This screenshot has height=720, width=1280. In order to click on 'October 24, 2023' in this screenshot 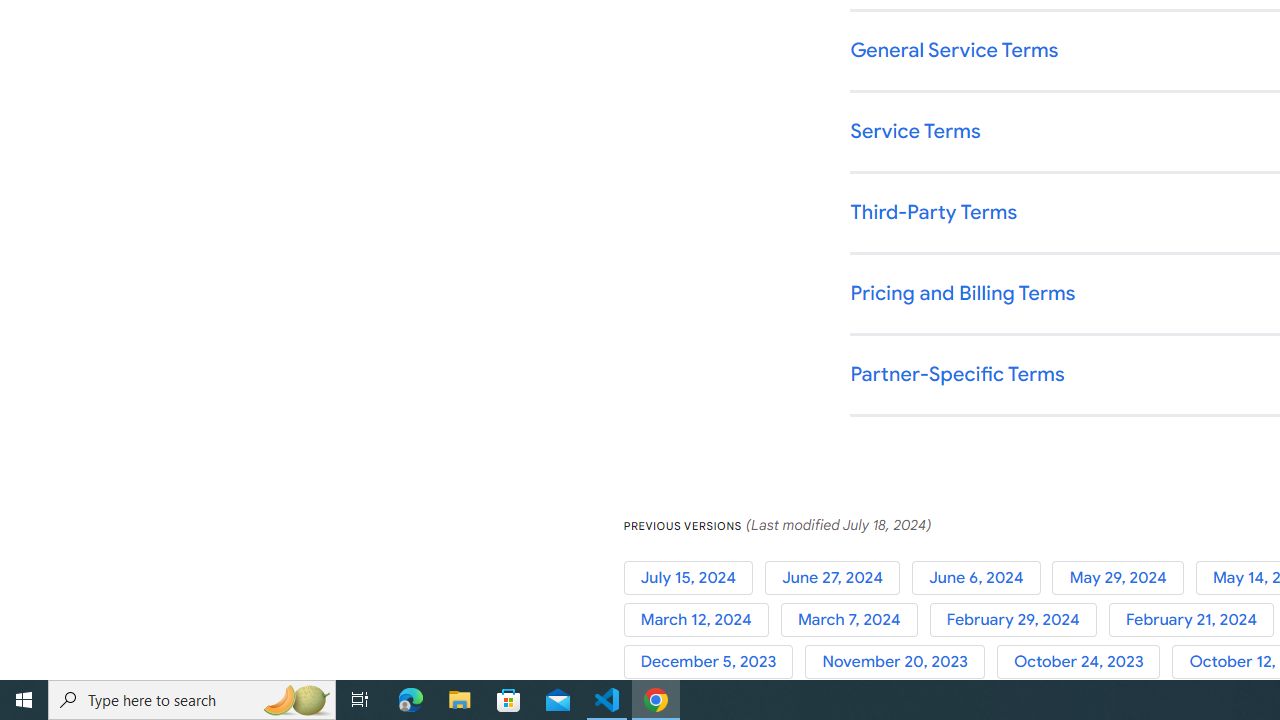, I will do `click(1083, 662)`.